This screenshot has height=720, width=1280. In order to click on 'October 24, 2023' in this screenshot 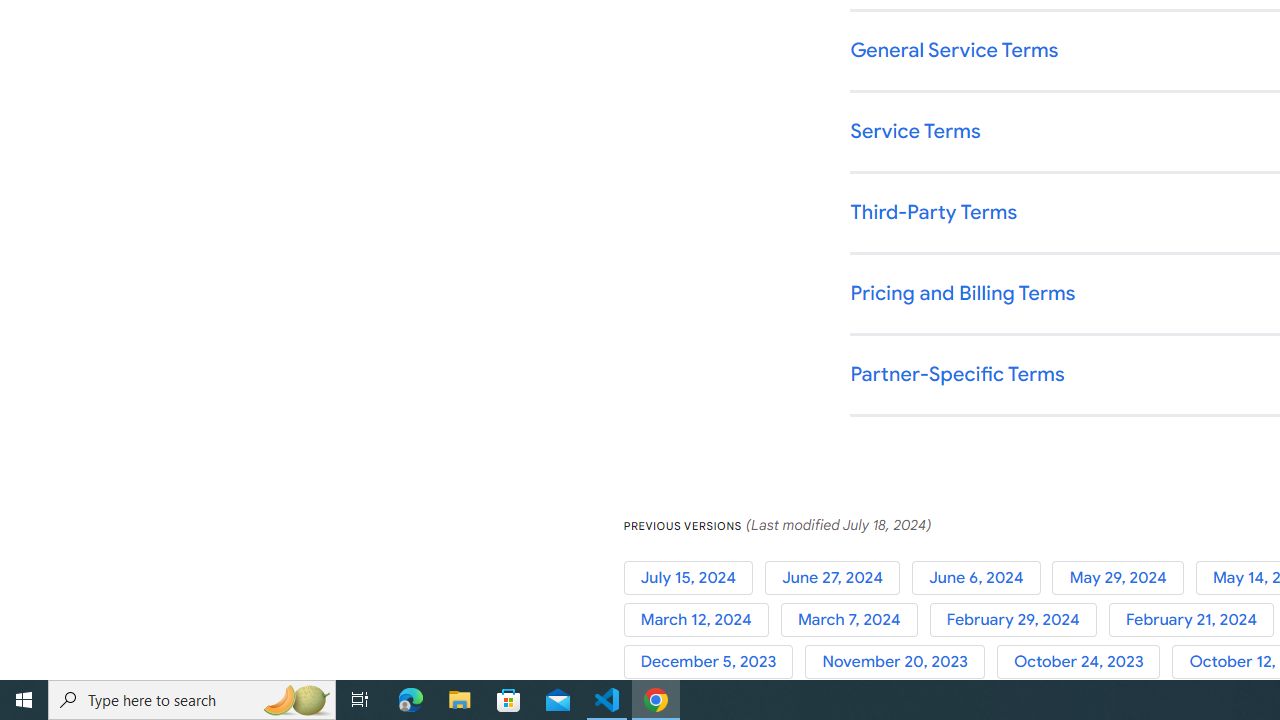, I will do `click(1083, 662)`.